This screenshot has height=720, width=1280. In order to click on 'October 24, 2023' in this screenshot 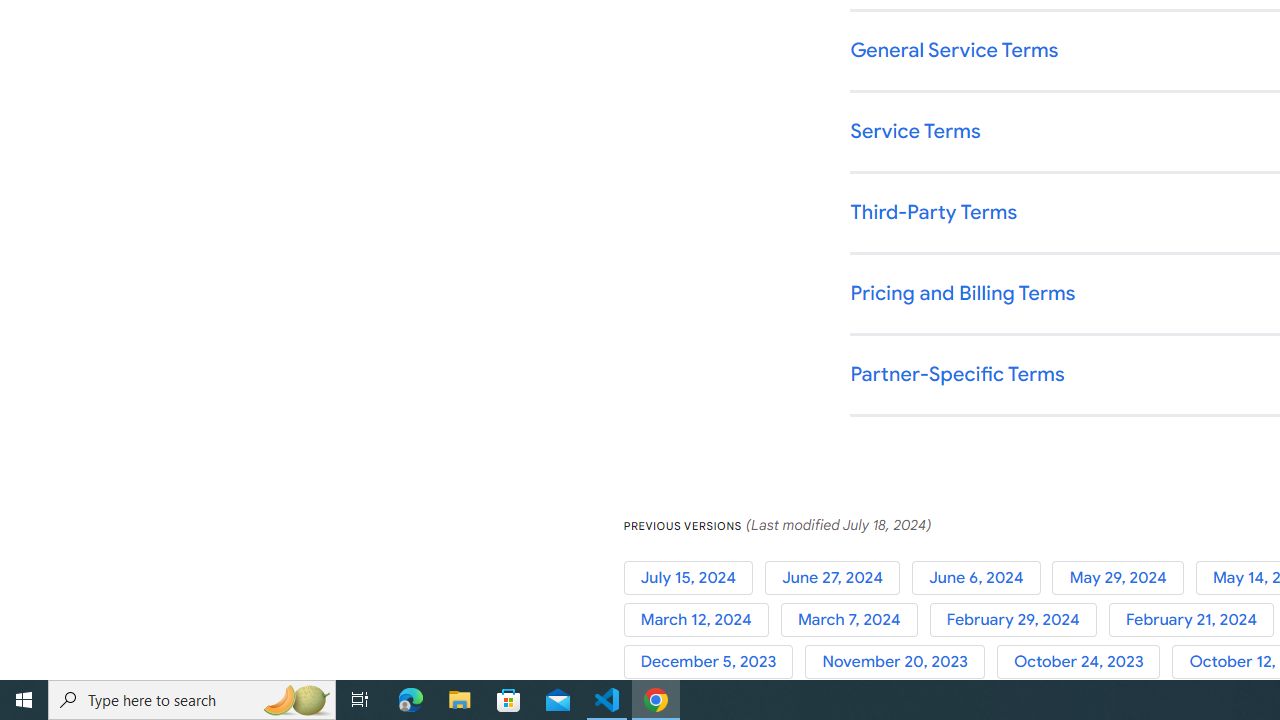, I will do `click(1083, 662)`.